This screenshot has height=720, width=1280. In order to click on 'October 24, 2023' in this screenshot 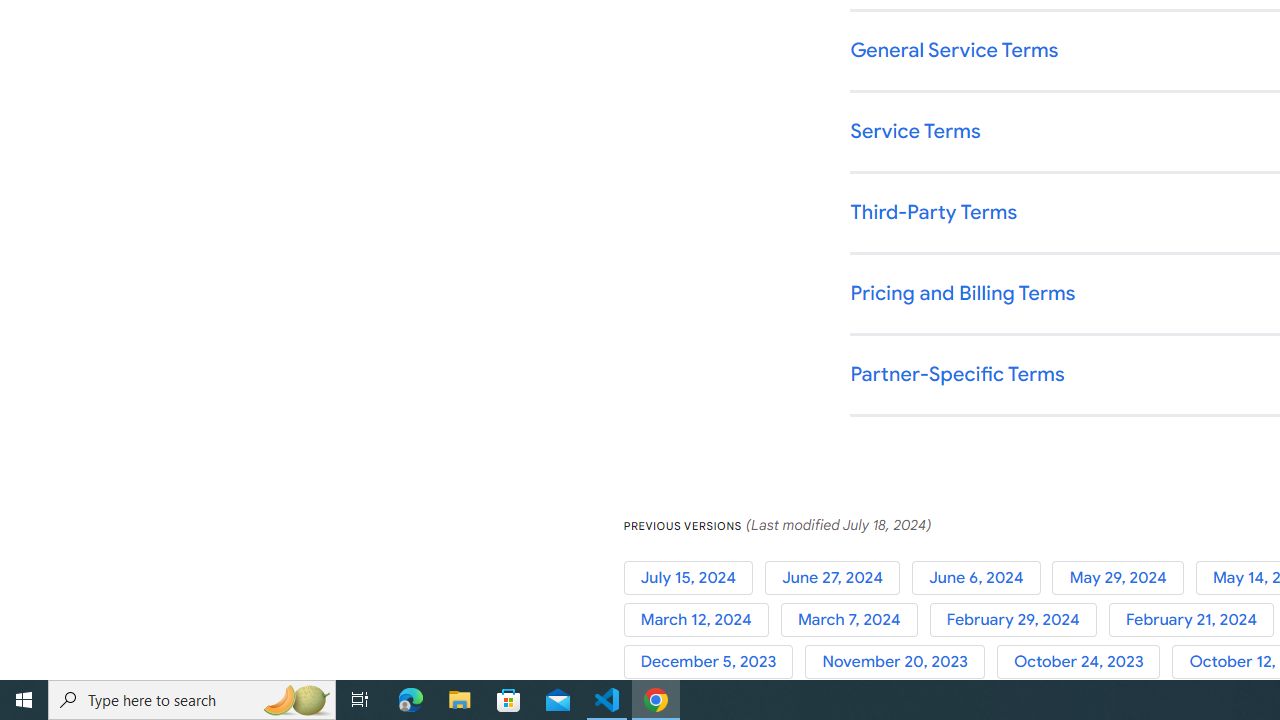, I will do `click(1083, 662)`.